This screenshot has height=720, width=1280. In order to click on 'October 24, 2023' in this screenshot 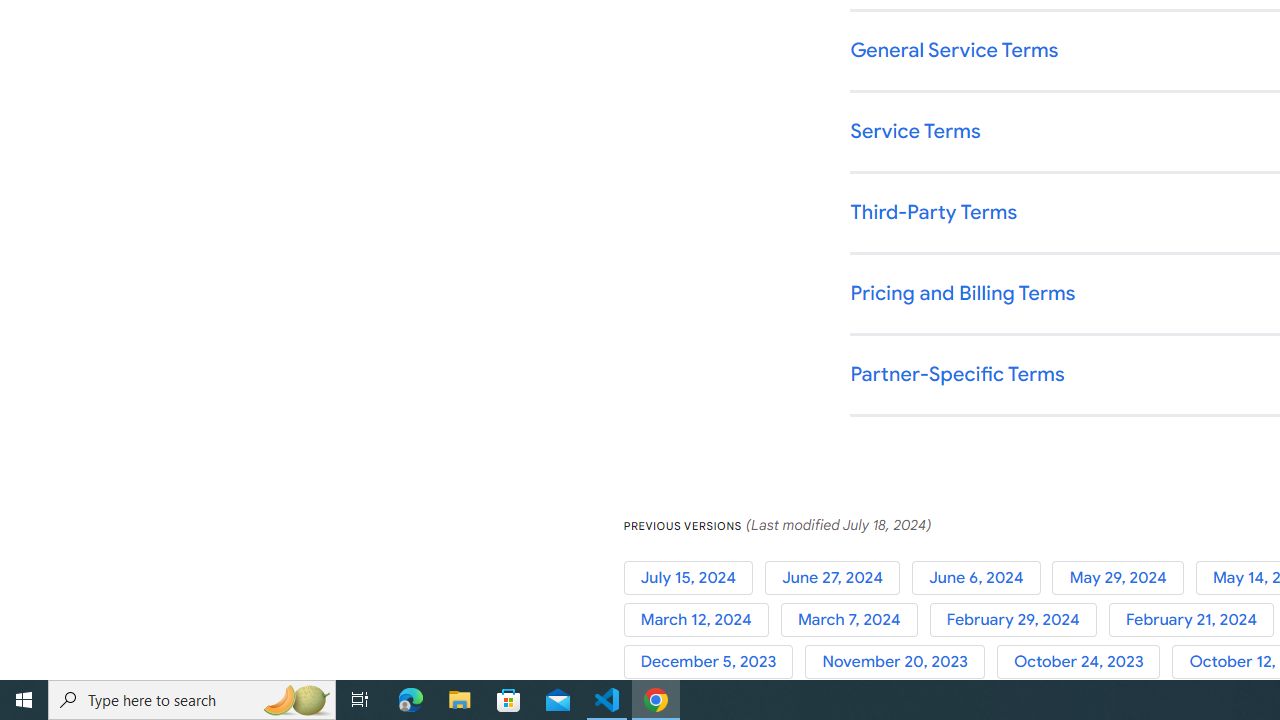, I will do `click(1083, 662)`.